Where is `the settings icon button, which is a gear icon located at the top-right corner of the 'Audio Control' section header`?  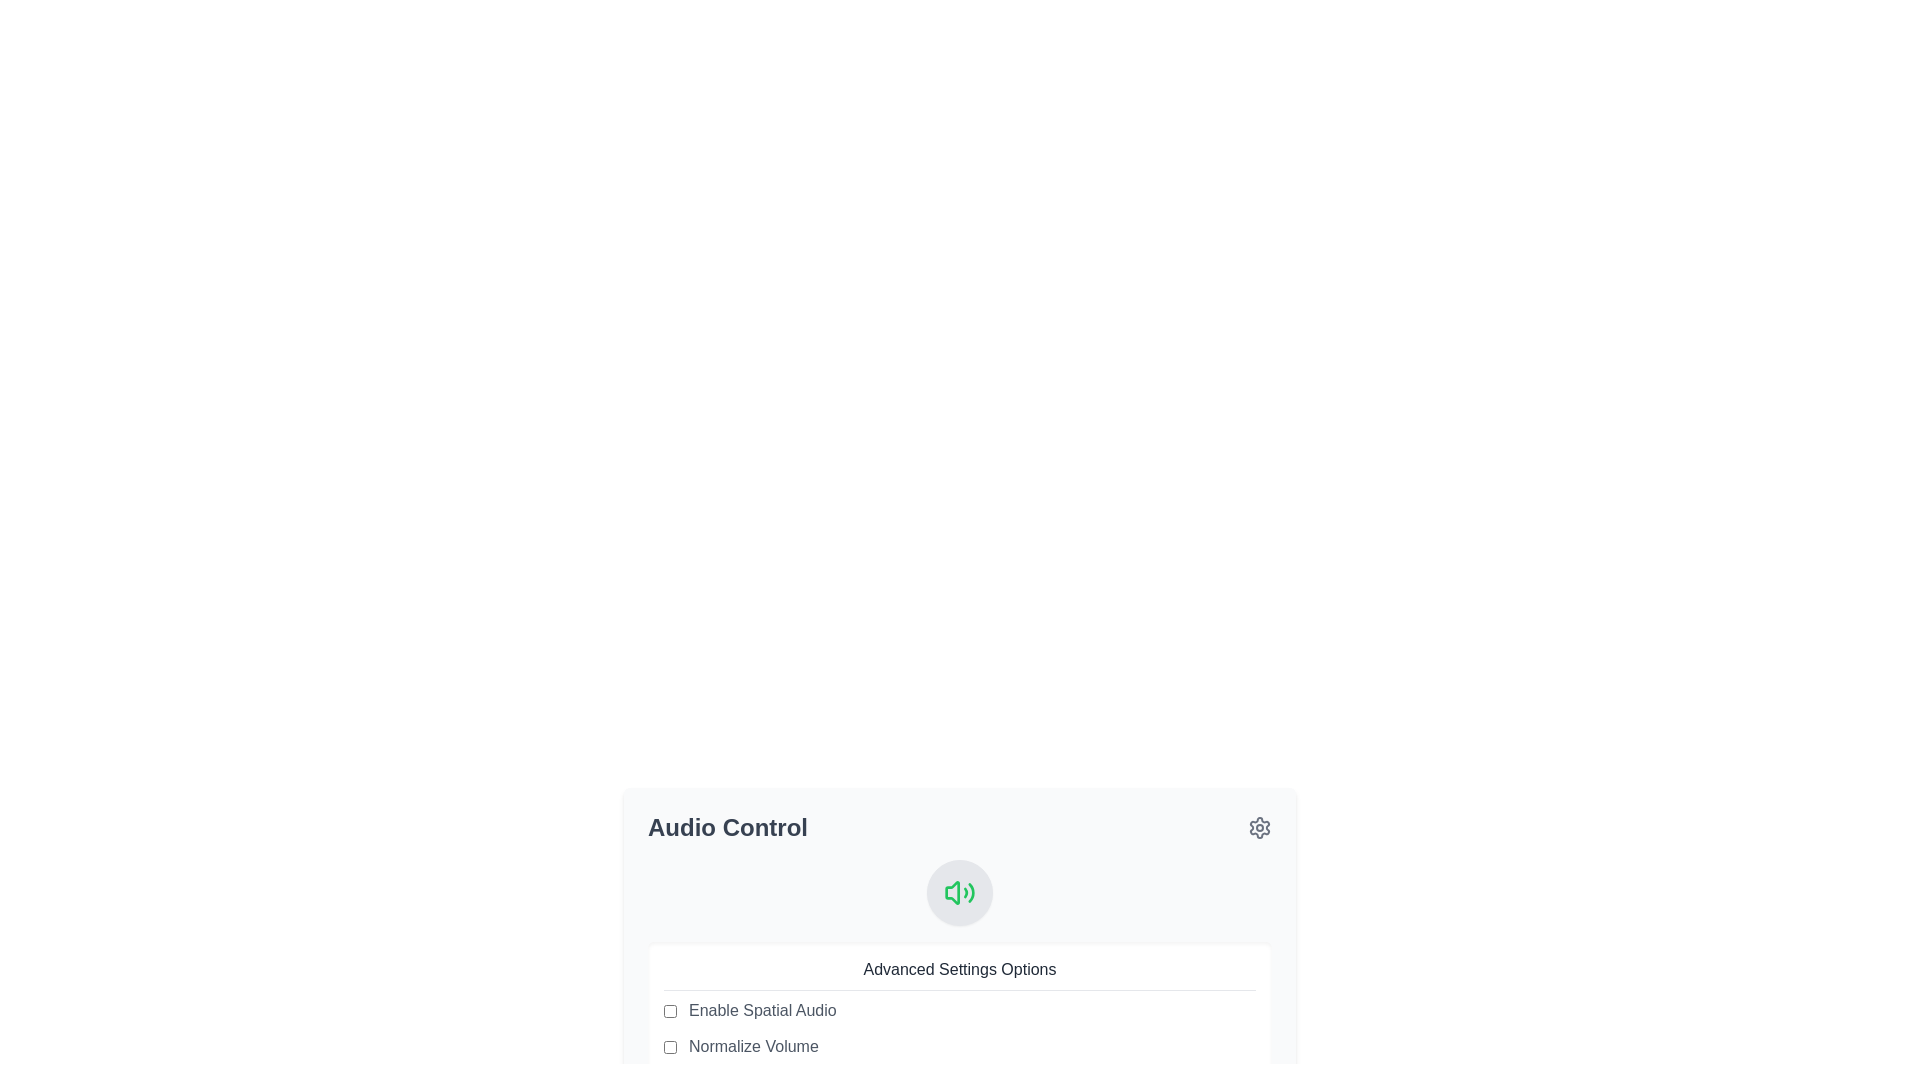
the settings icon button, which is a gear icon located at the top-right corner of the 'Audio Control' section header is located at coordinates (1258, 828).